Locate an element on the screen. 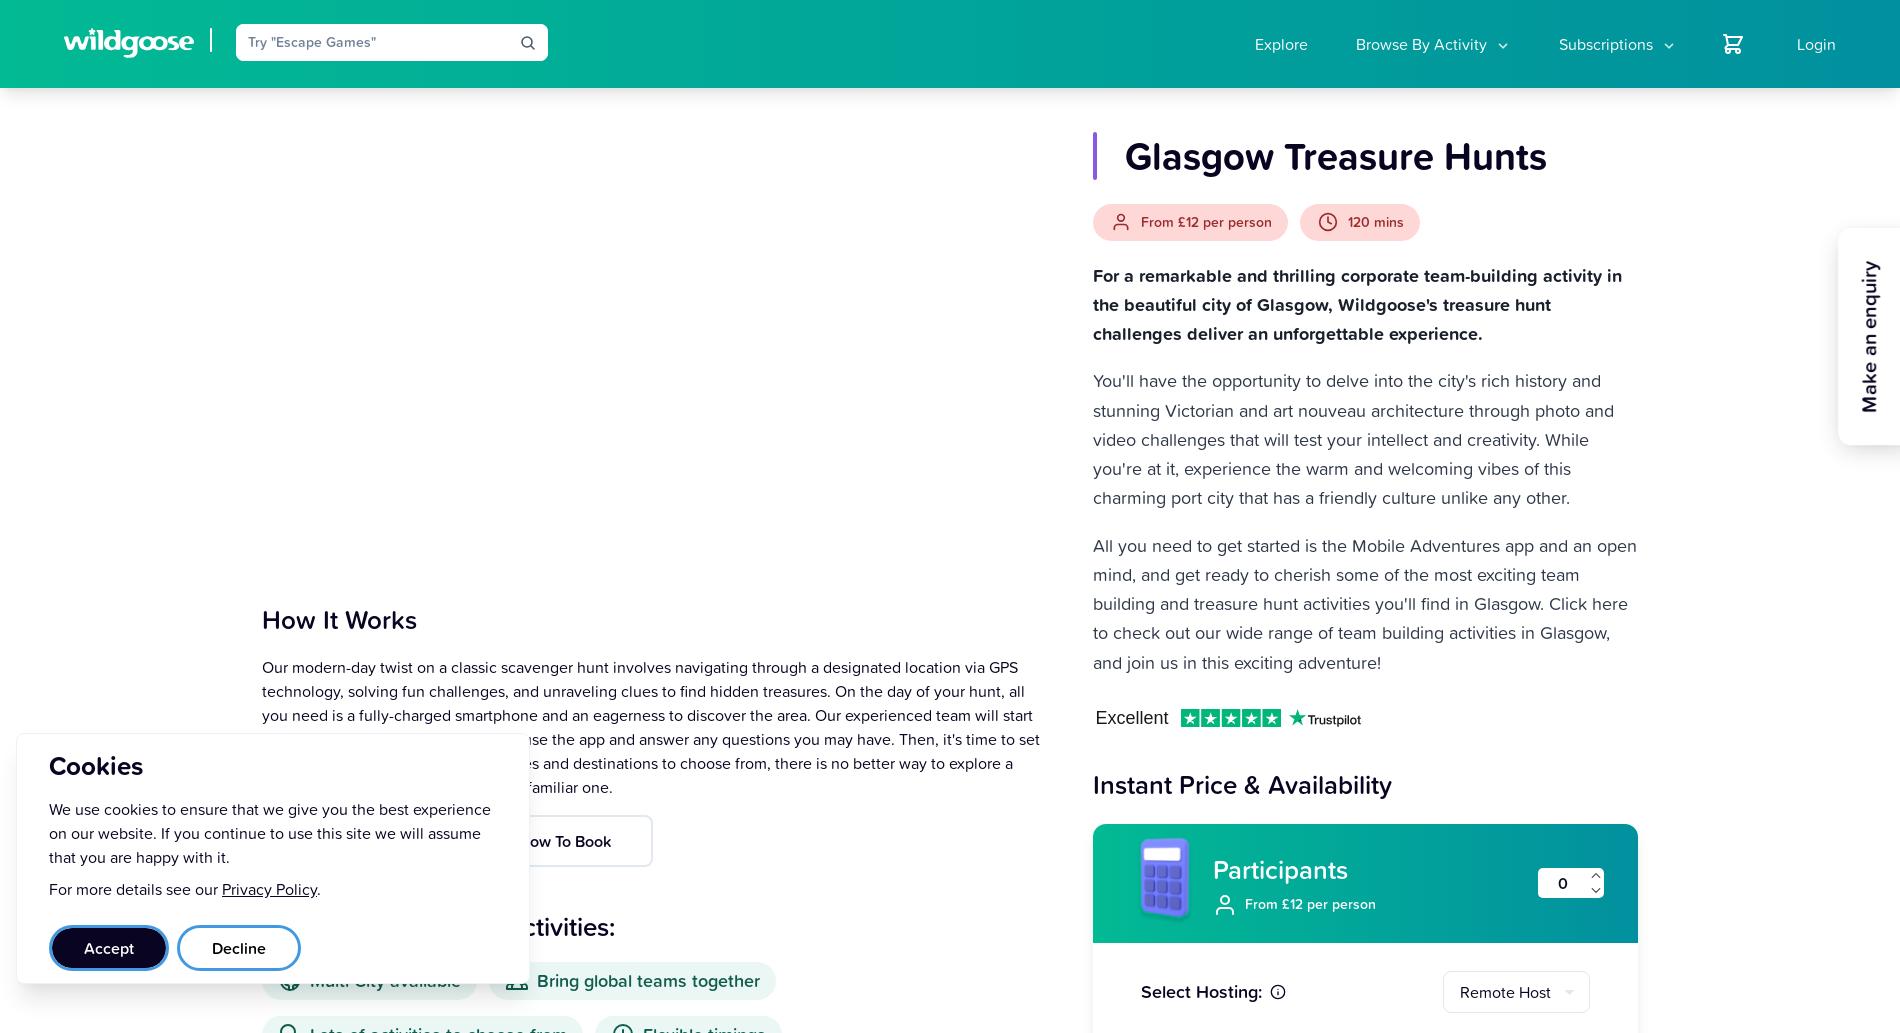 This screenshot has height=1033, width=1900. 'Virtual Escape Rooms' is located at coordinates (1417, 275).